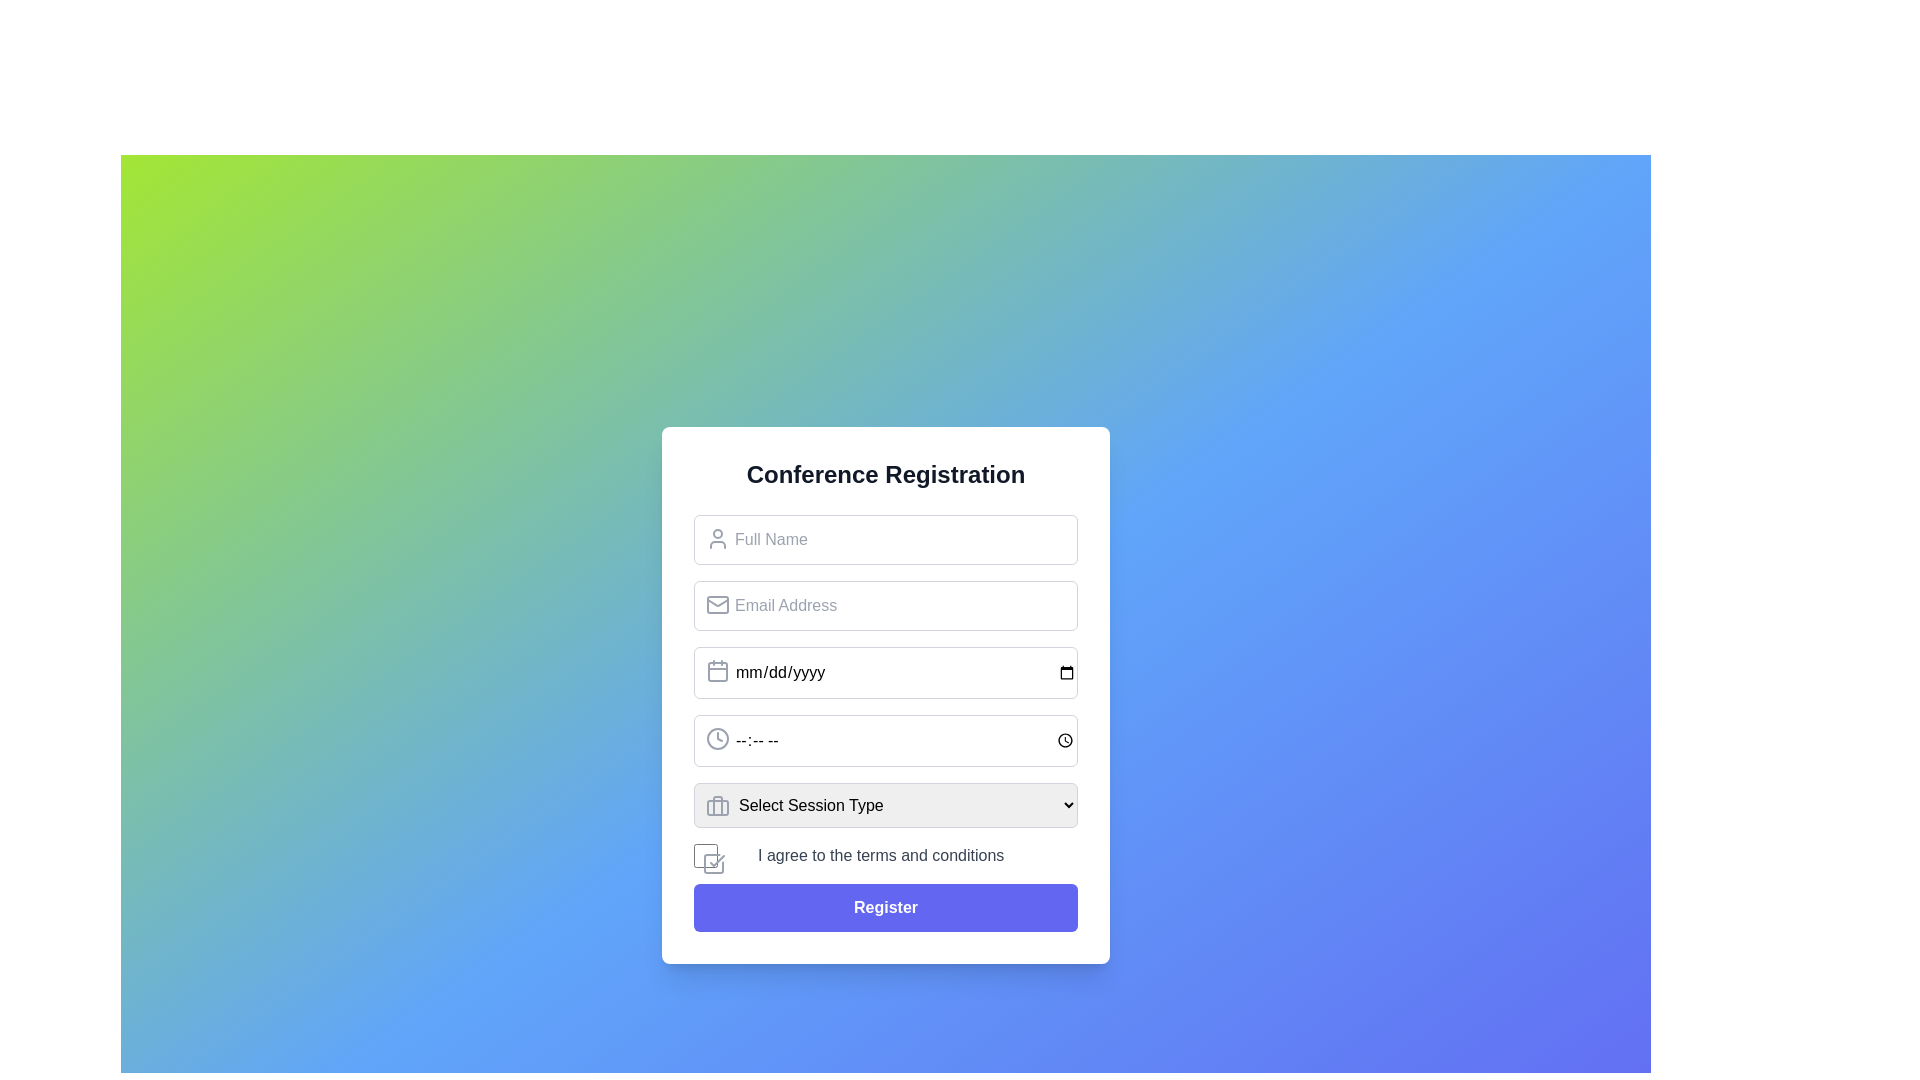 This screenshot has height=1080, width=1920. What do you see at coordinates (718, 805) in the screenshot?
I see `the dropdown field labeled 'Select Session Type' which contains the briefcase icon positioned to the left of the text content` at bounding box center [718, 805].